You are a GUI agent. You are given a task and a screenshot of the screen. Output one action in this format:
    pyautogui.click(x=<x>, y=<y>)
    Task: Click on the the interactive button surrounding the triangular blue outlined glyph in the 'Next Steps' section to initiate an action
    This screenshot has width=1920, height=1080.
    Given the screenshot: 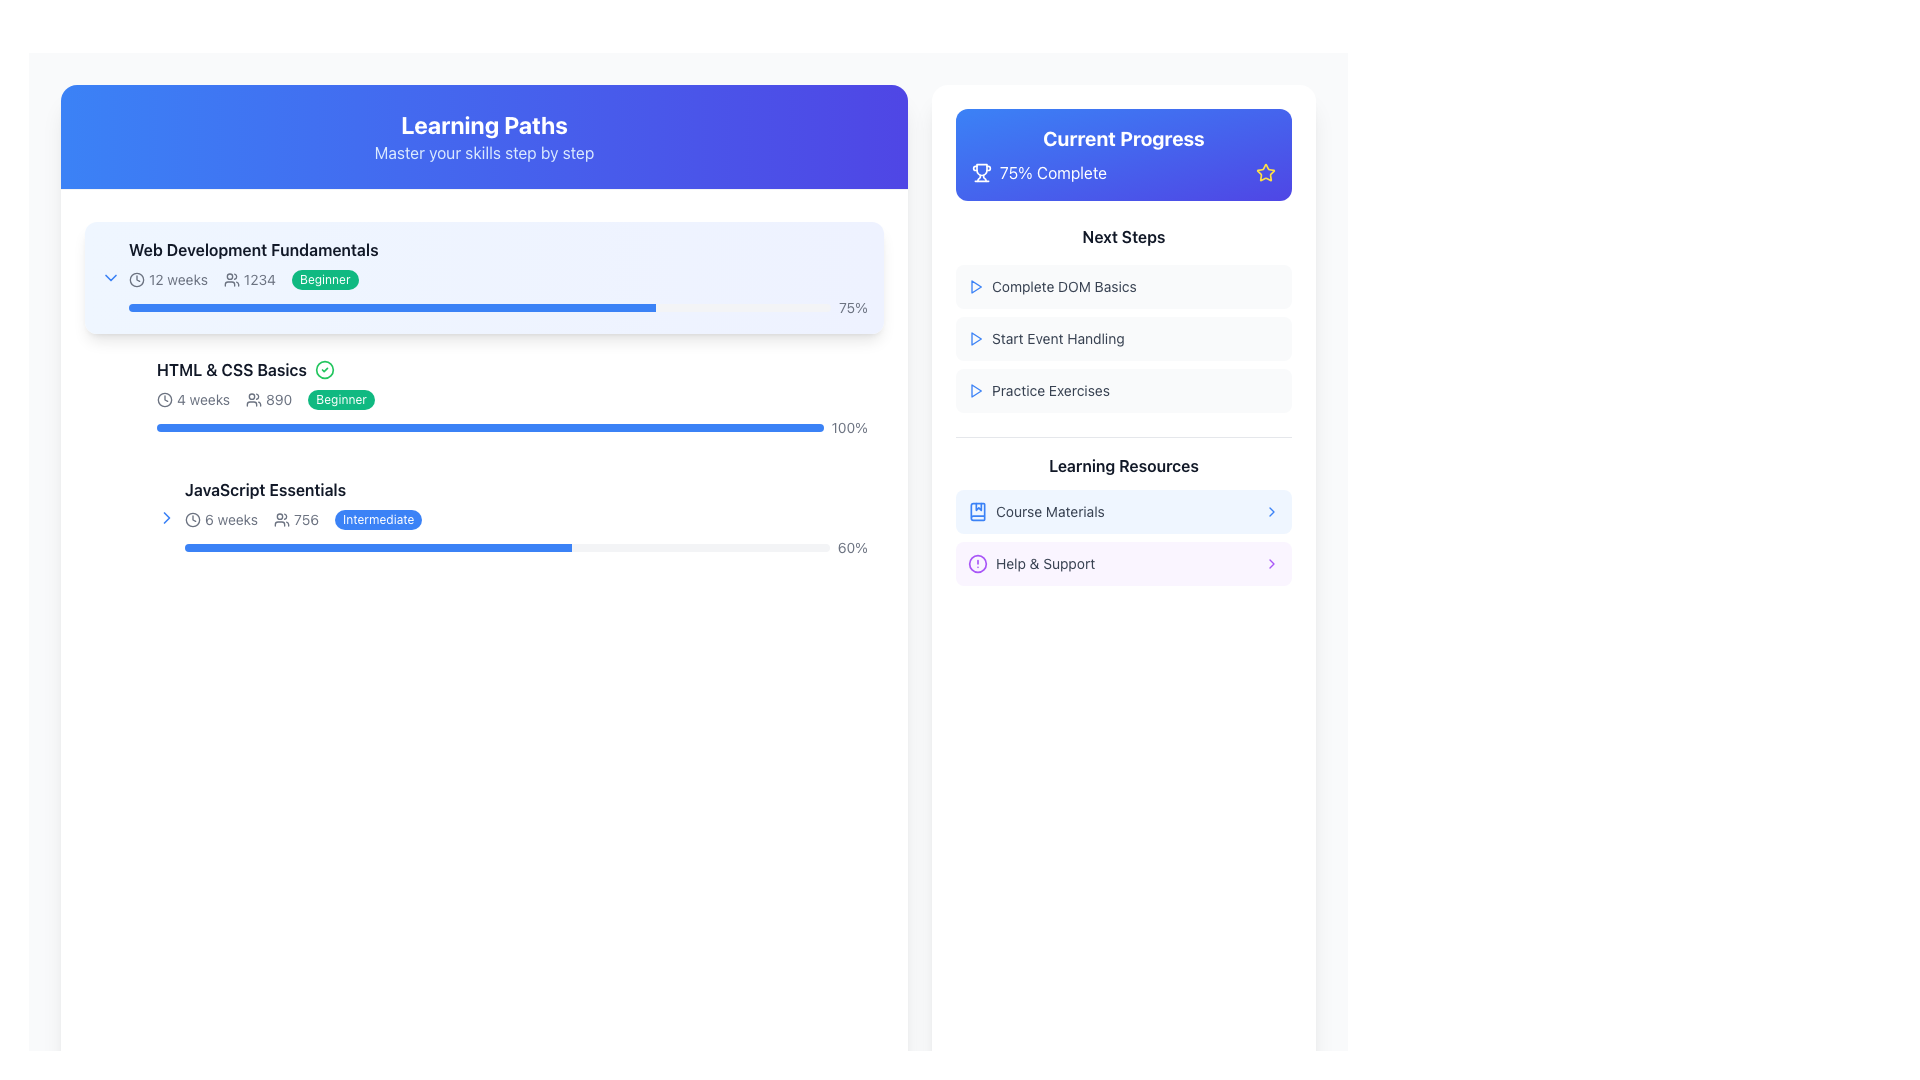 What is the action you would take?
    pyautogui.click(x=976, y=286)
    